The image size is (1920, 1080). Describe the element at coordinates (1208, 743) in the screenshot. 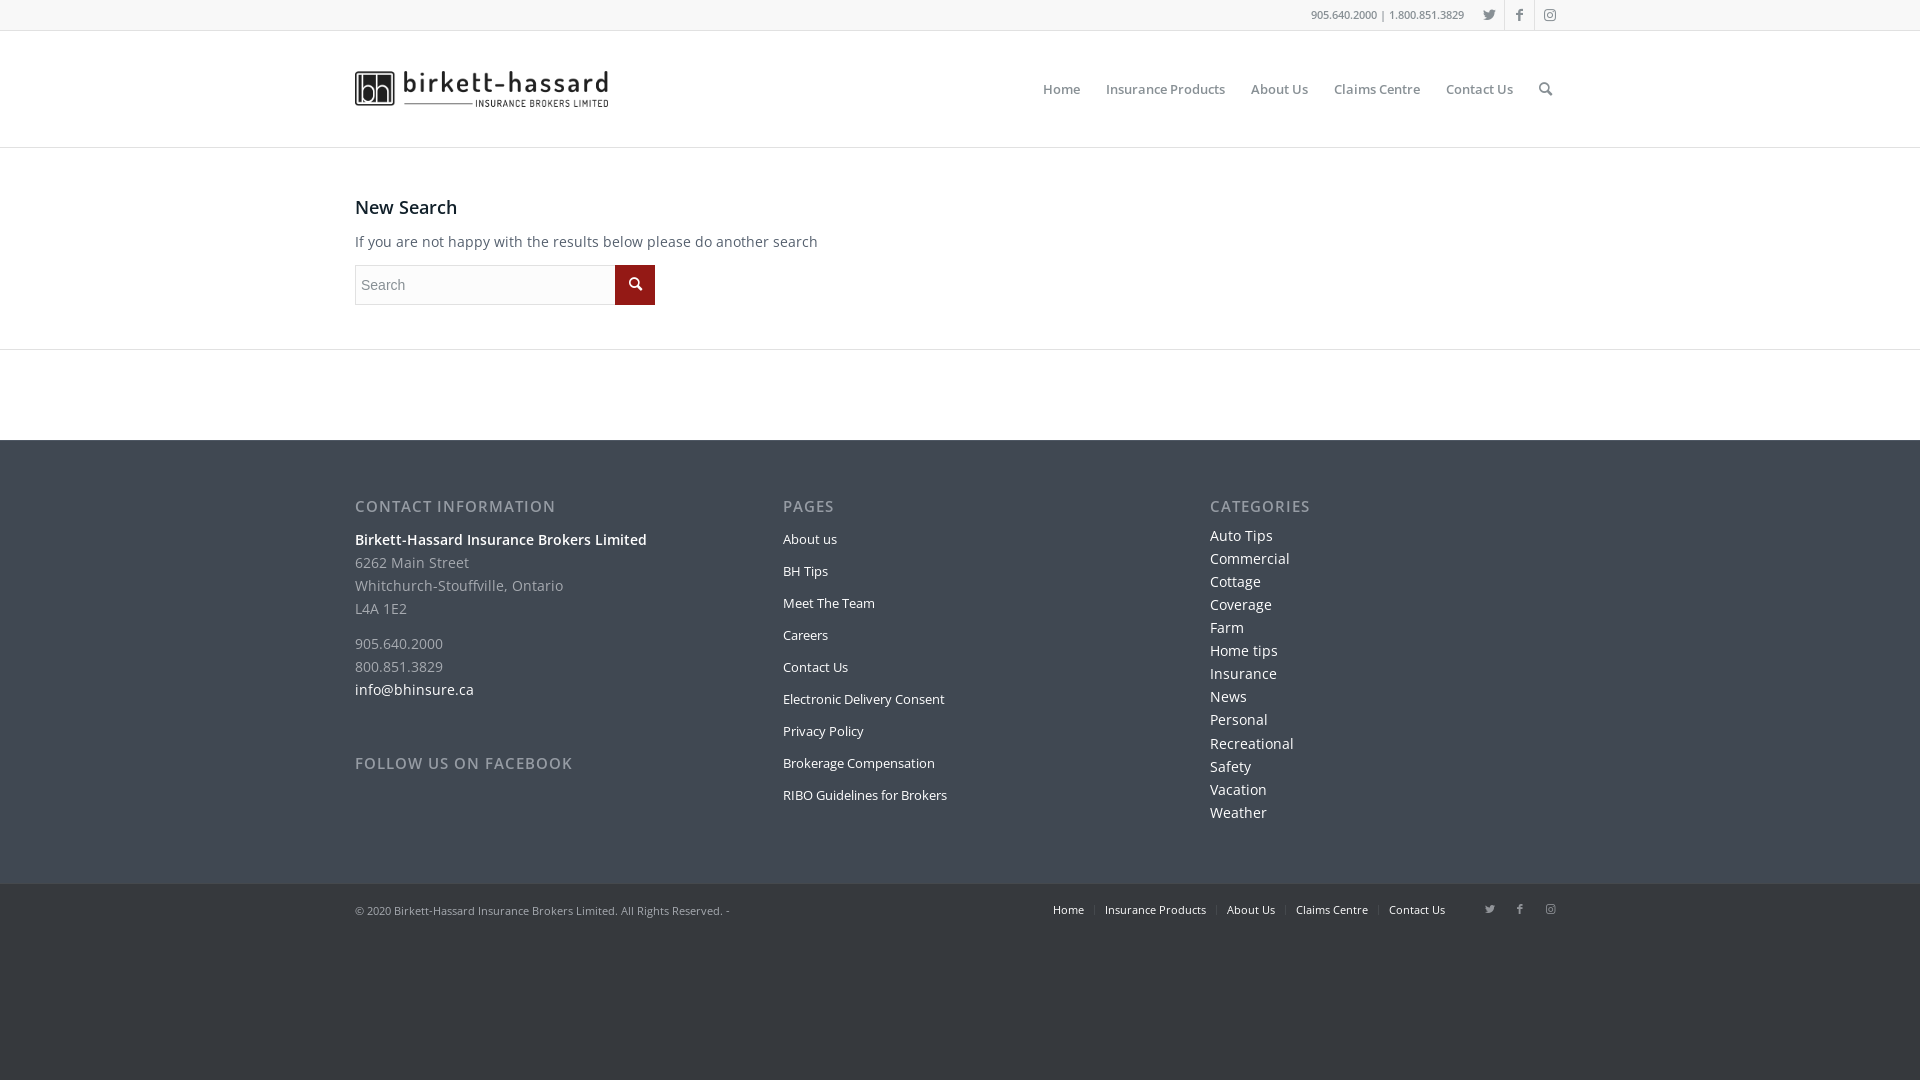

I see `'Recreational'` at that location.